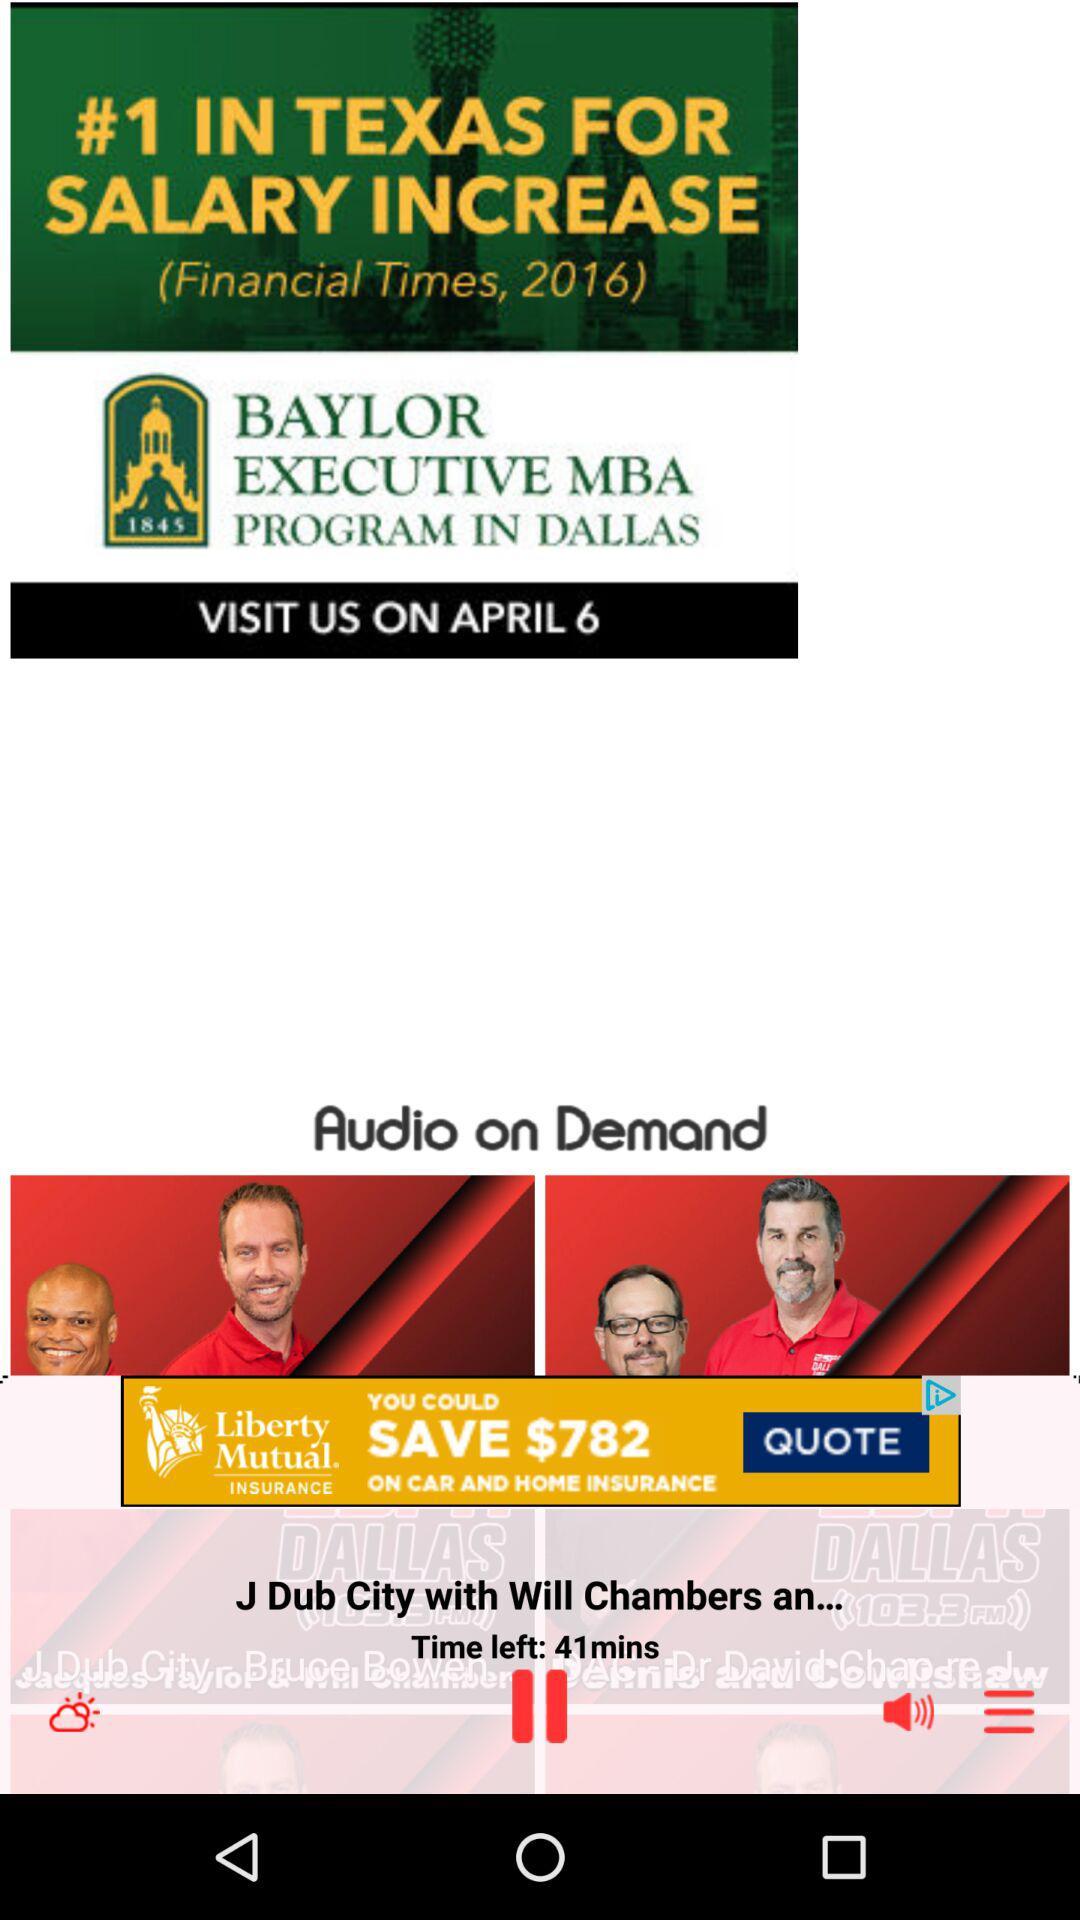  Describe the element at coordinates (73, 1711) in the screenshot. I see `the climate icon` at that location.